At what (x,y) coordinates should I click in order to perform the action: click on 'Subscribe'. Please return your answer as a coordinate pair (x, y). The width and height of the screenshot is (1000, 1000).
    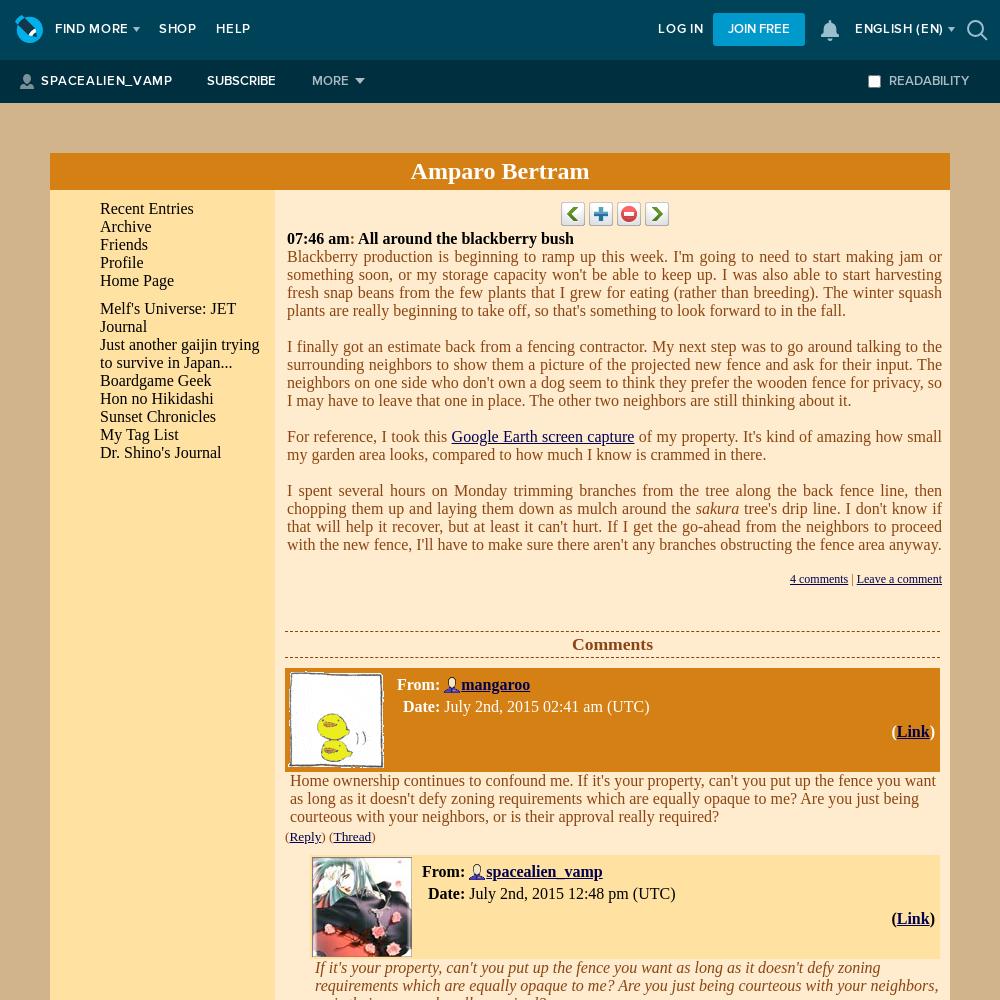
    Looking at the image, I should click on (239, 80).